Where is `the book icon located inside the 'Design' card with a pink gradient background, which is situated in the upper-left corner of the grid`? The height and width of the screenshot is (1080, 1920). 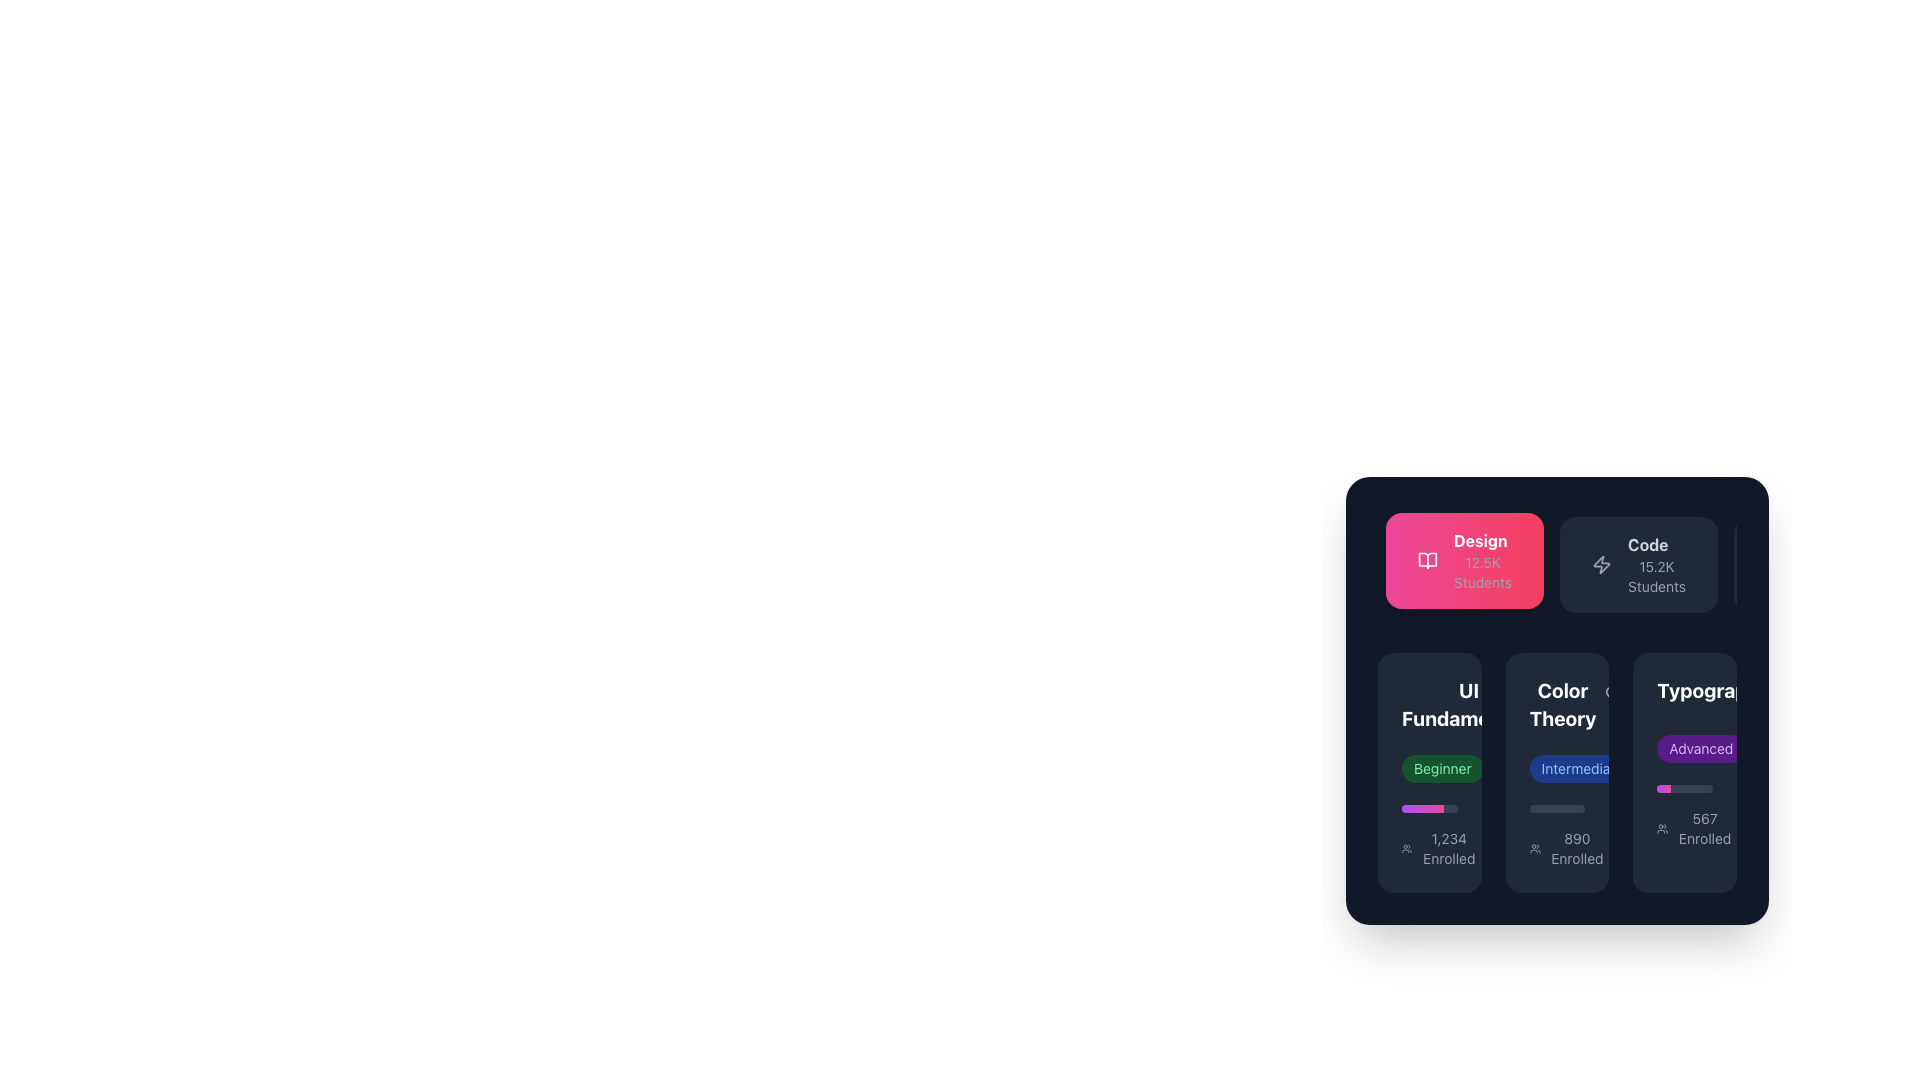
the book icon located inside the 'Design' card with a pink gradient background, which is situated in the upper-left corner of the grid is located at coordinates (1427, 560).